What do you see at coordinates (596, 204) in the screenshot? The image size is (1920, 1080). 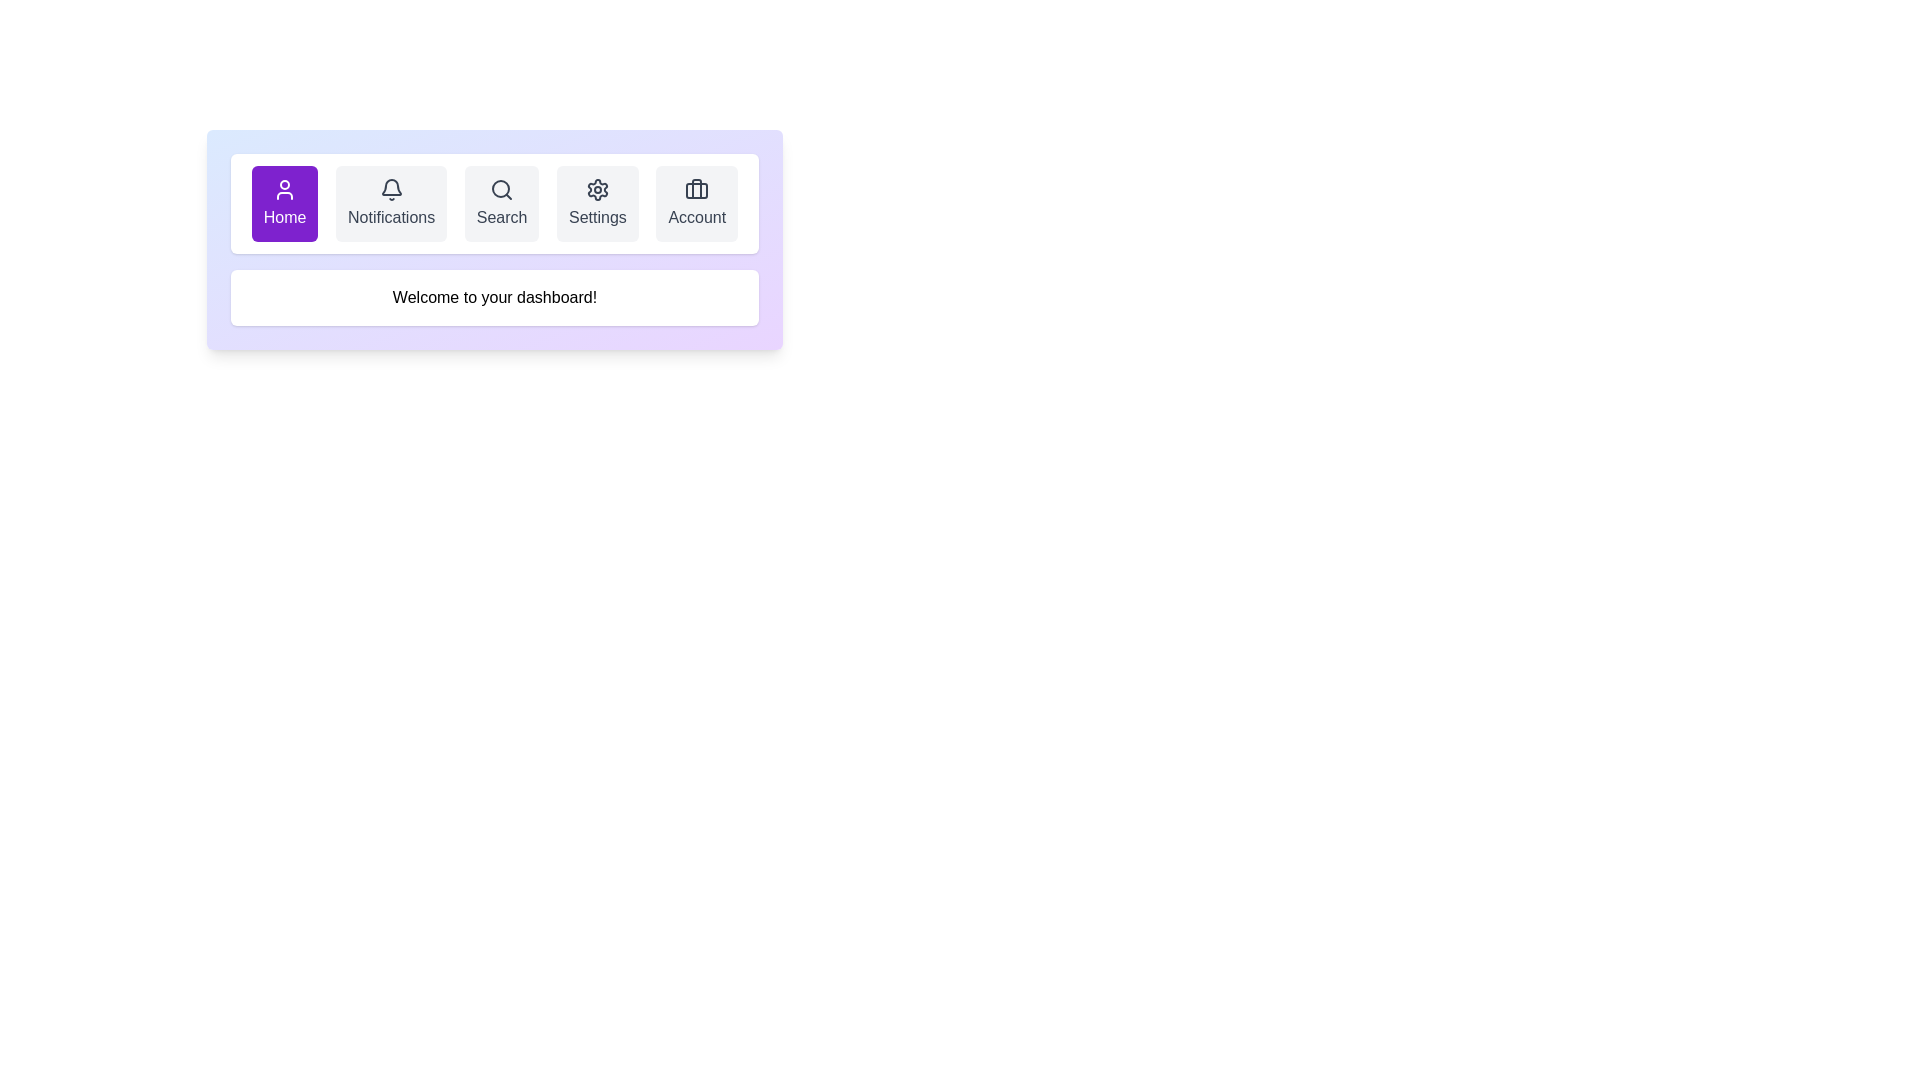 I see `the navigation button for accessing the Settings menu, which is the fourth button in the top navigation bar, positioned between 'Search' and 'Account'` at bounding box center [596, 204].